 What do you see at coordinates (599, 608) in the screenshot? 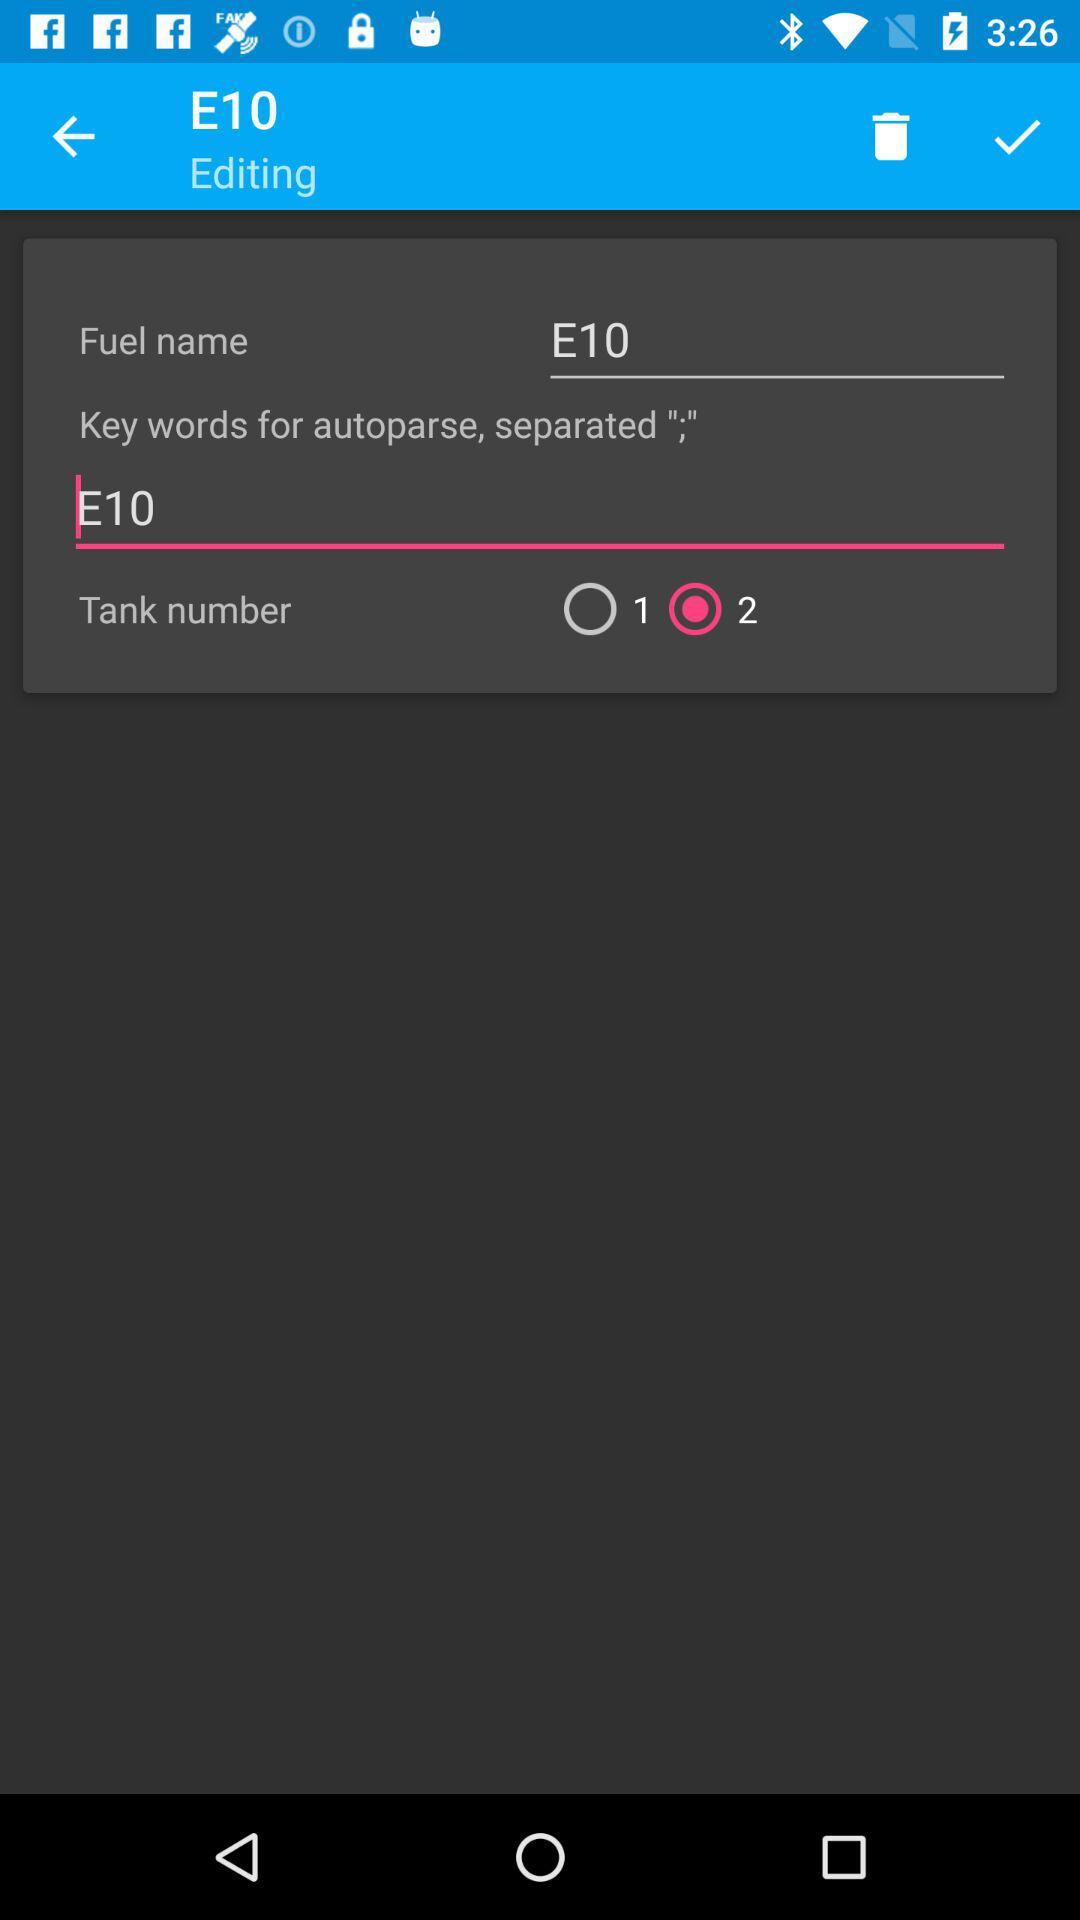
I see `1` at bounding box center [599, 608].